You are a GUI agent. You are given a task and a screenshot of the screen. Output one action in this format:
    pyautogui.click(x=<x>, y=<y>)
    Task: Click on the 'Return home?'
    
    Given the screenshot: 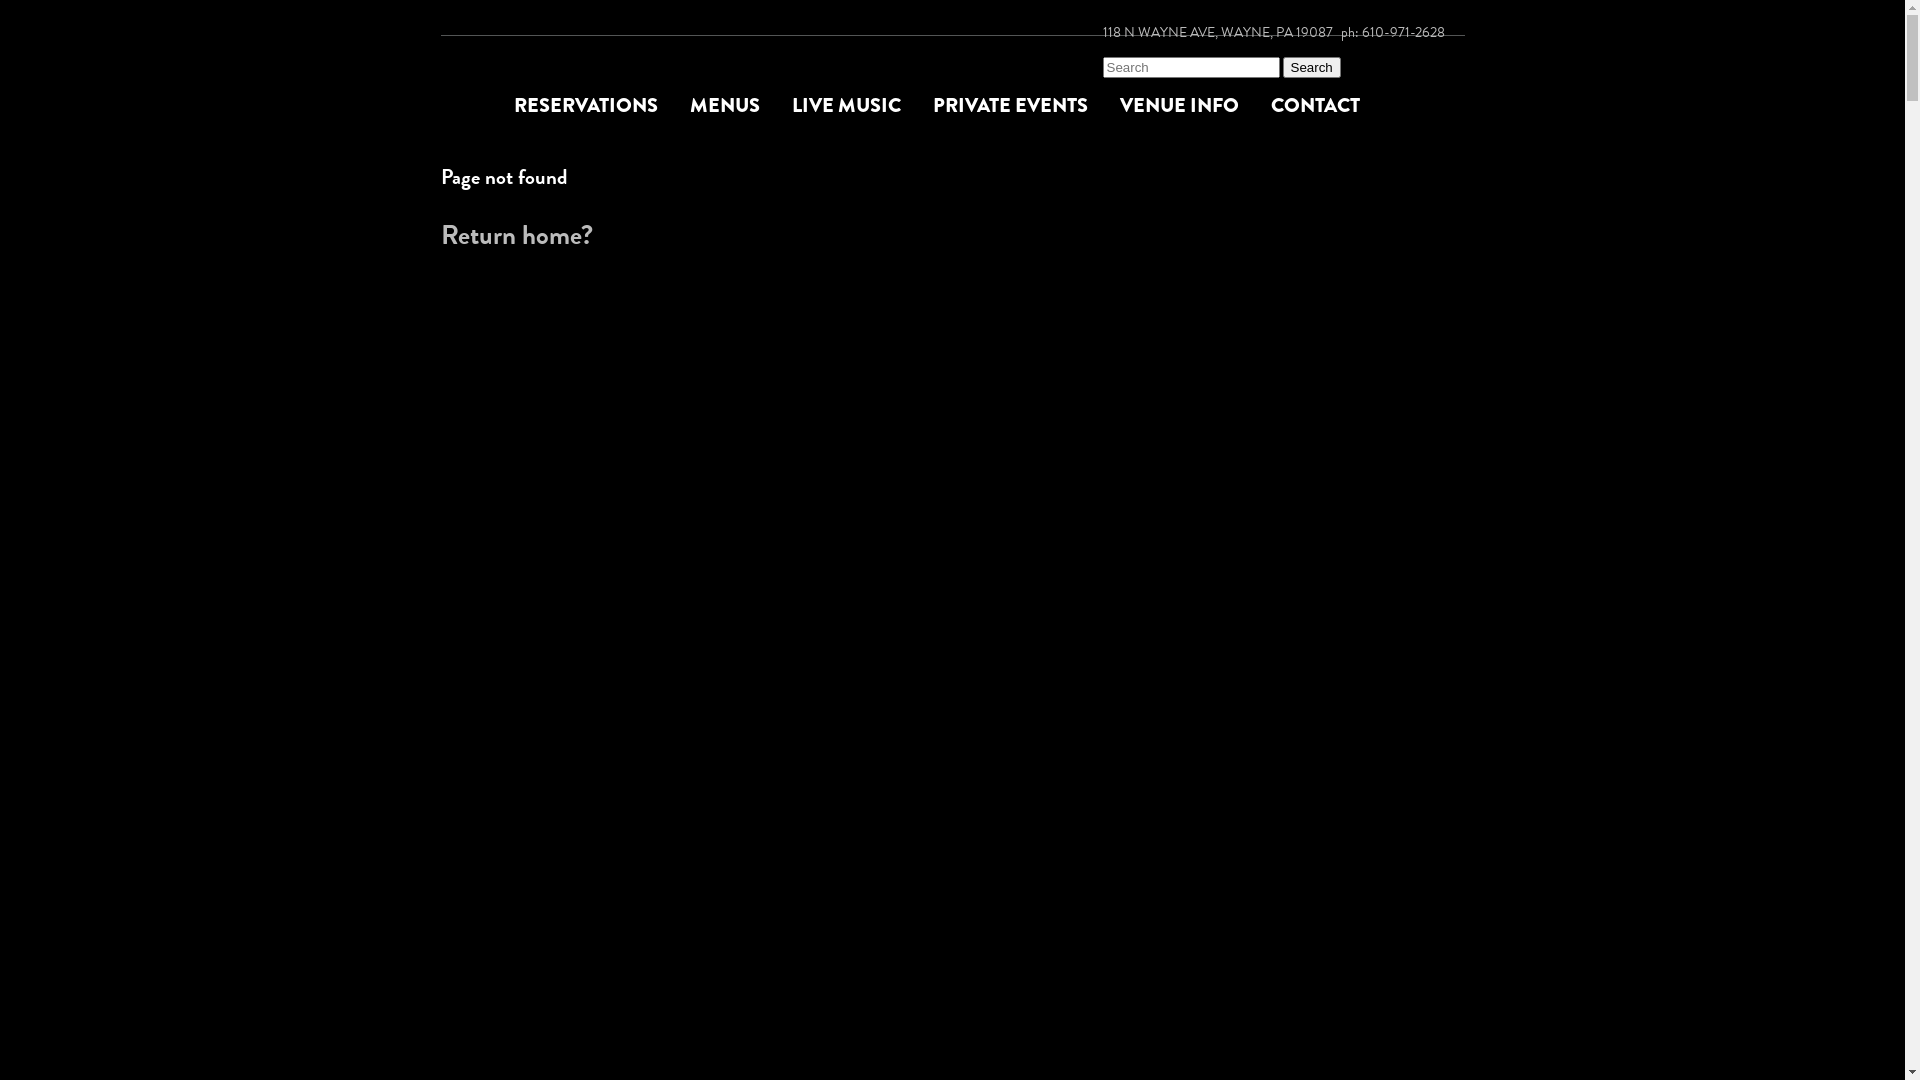 What is the action you would take?
    pyautogui.click(x=515, y=234)
    